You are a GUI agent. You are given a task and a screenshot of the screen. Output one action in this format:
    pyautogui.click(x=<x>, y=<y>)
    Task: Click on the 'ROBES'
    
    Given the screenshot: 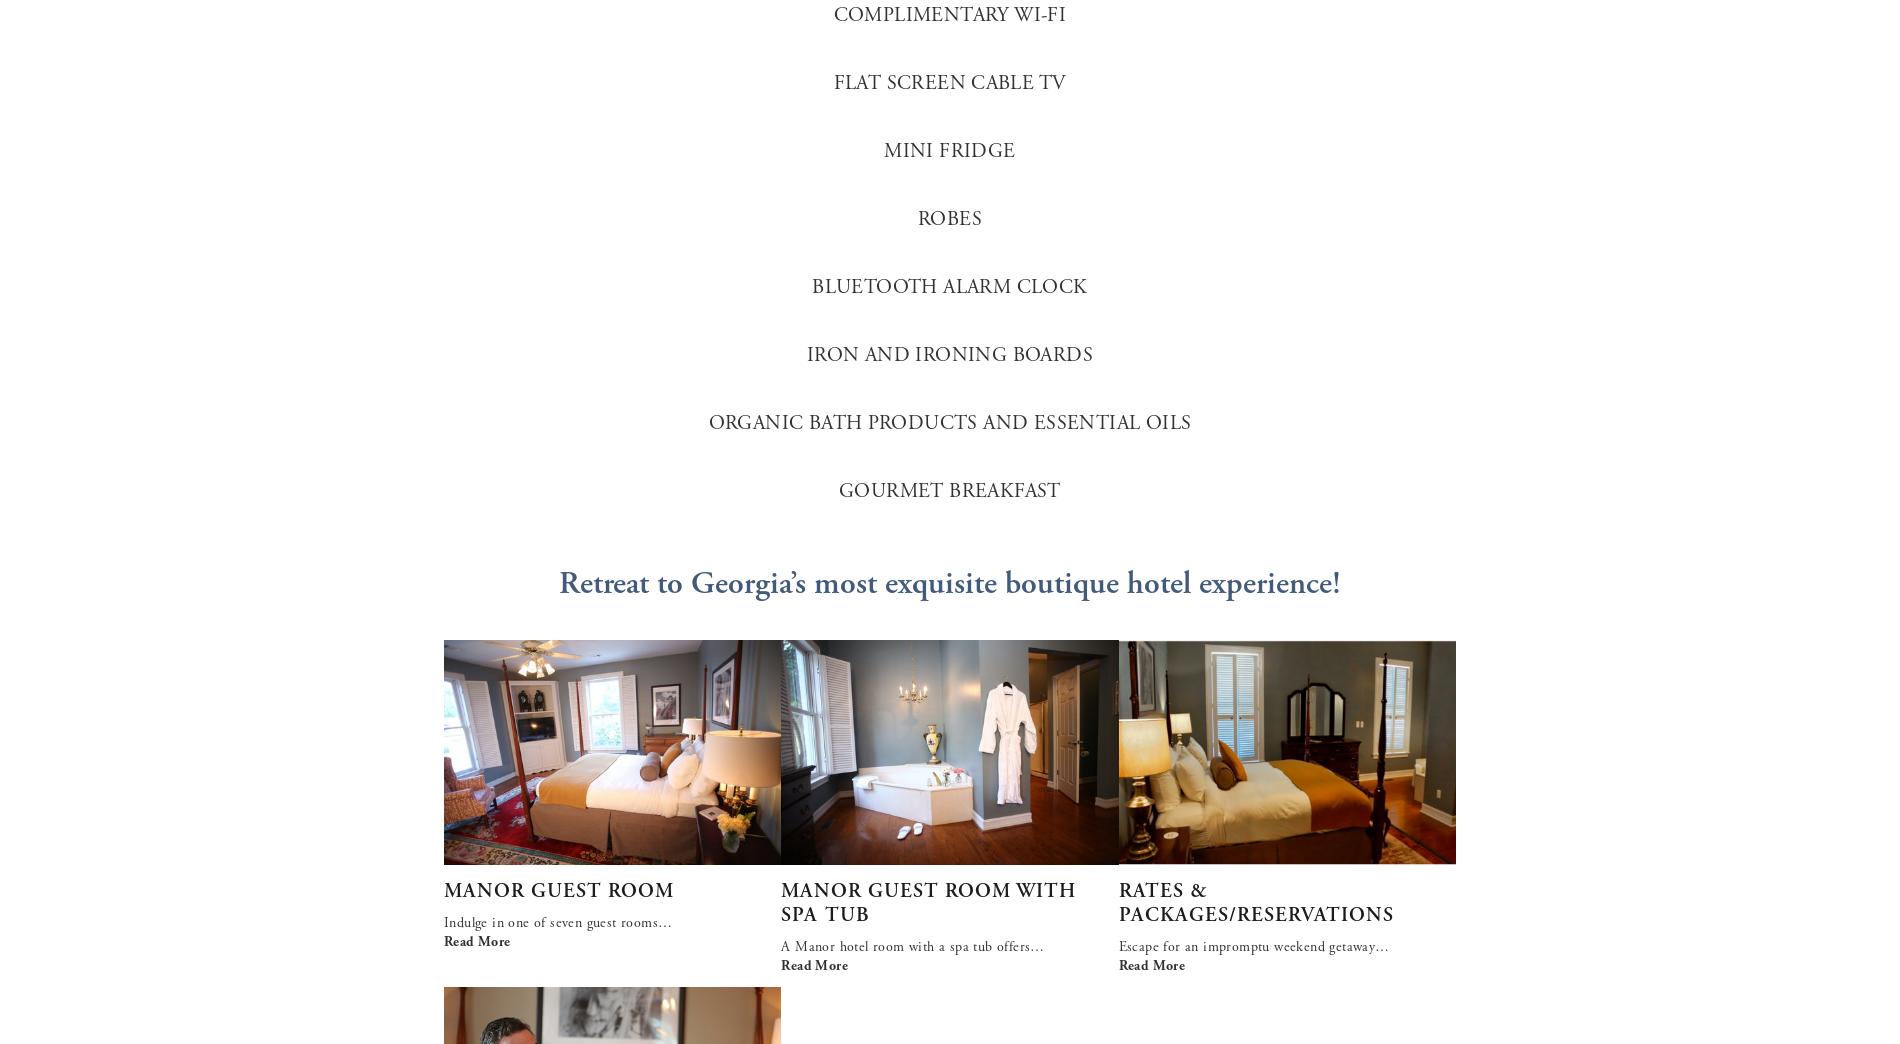 What is the action you would take?
    pyautogui.click(x=950, y=219)
    